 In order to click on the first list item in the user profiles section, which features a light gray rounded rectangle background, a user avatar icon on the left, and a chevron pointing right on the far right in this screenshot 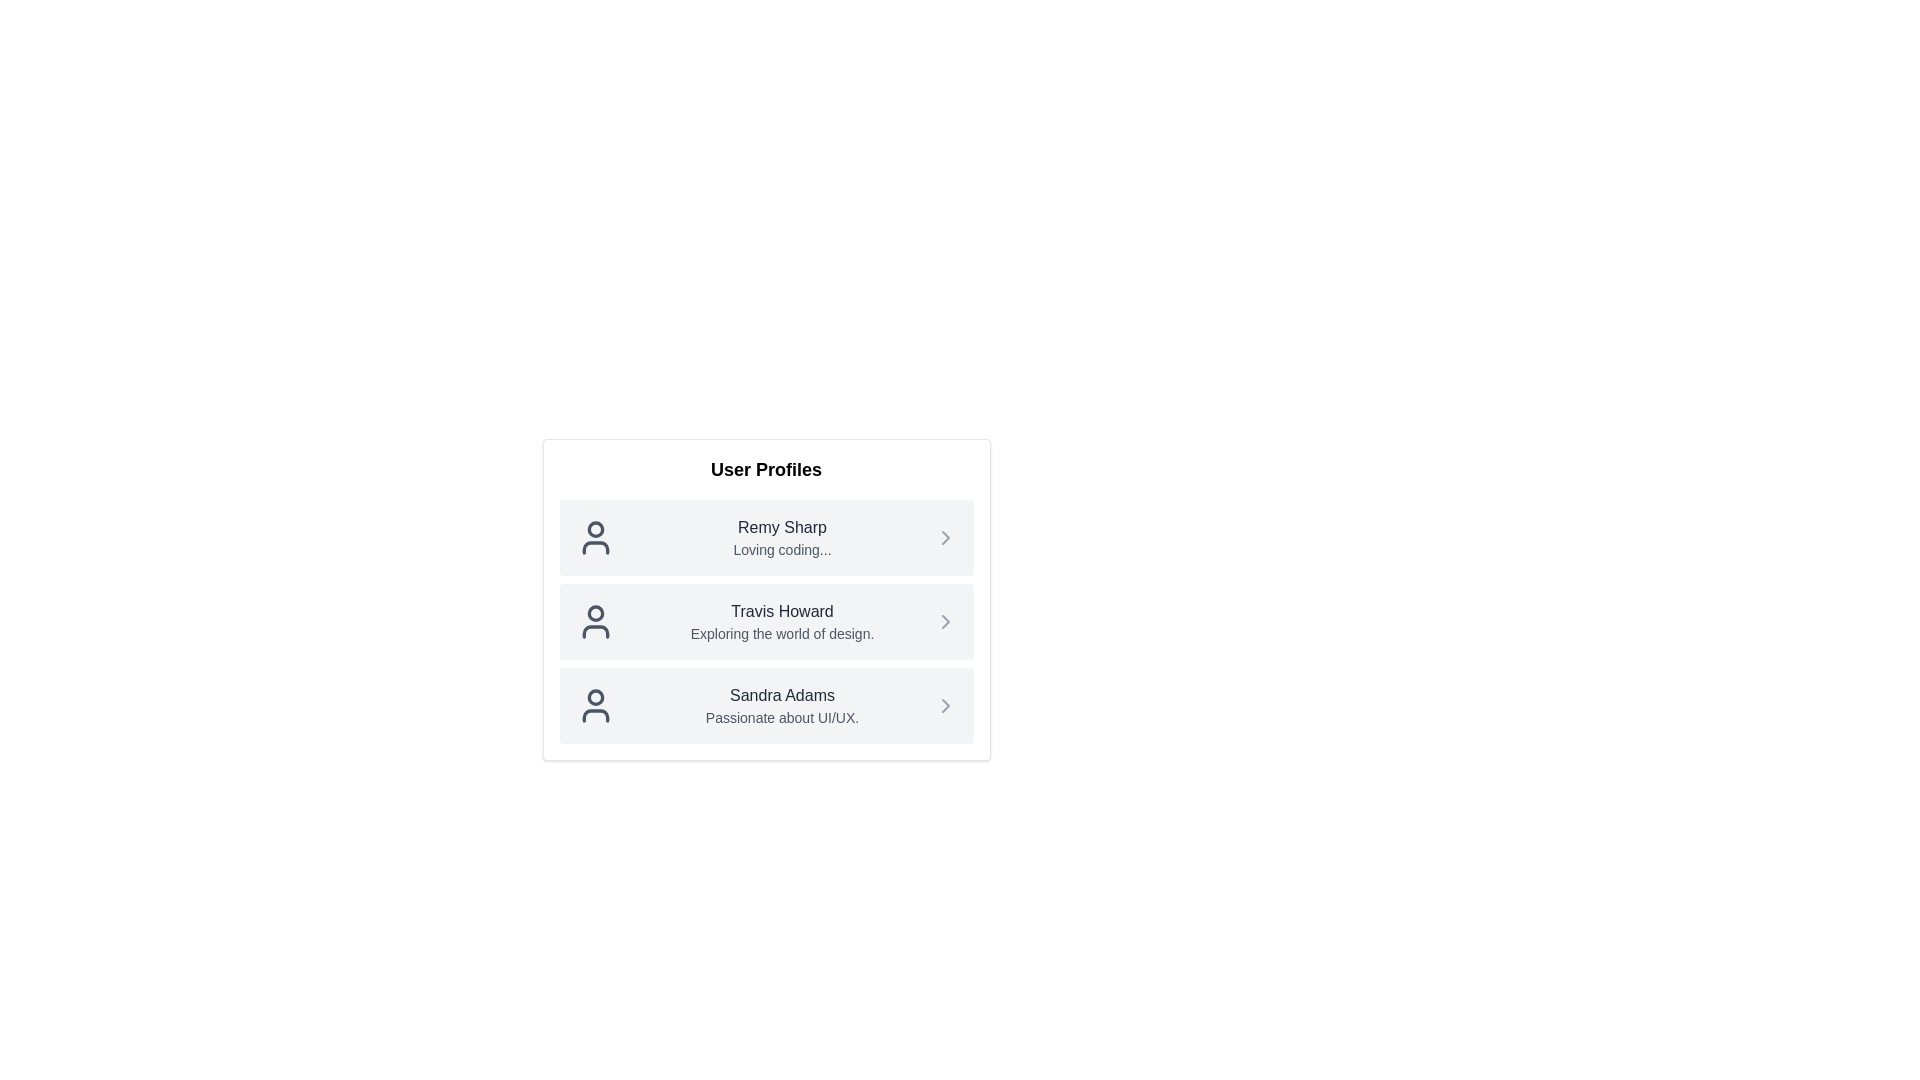, I will do `click(765, 536)`.